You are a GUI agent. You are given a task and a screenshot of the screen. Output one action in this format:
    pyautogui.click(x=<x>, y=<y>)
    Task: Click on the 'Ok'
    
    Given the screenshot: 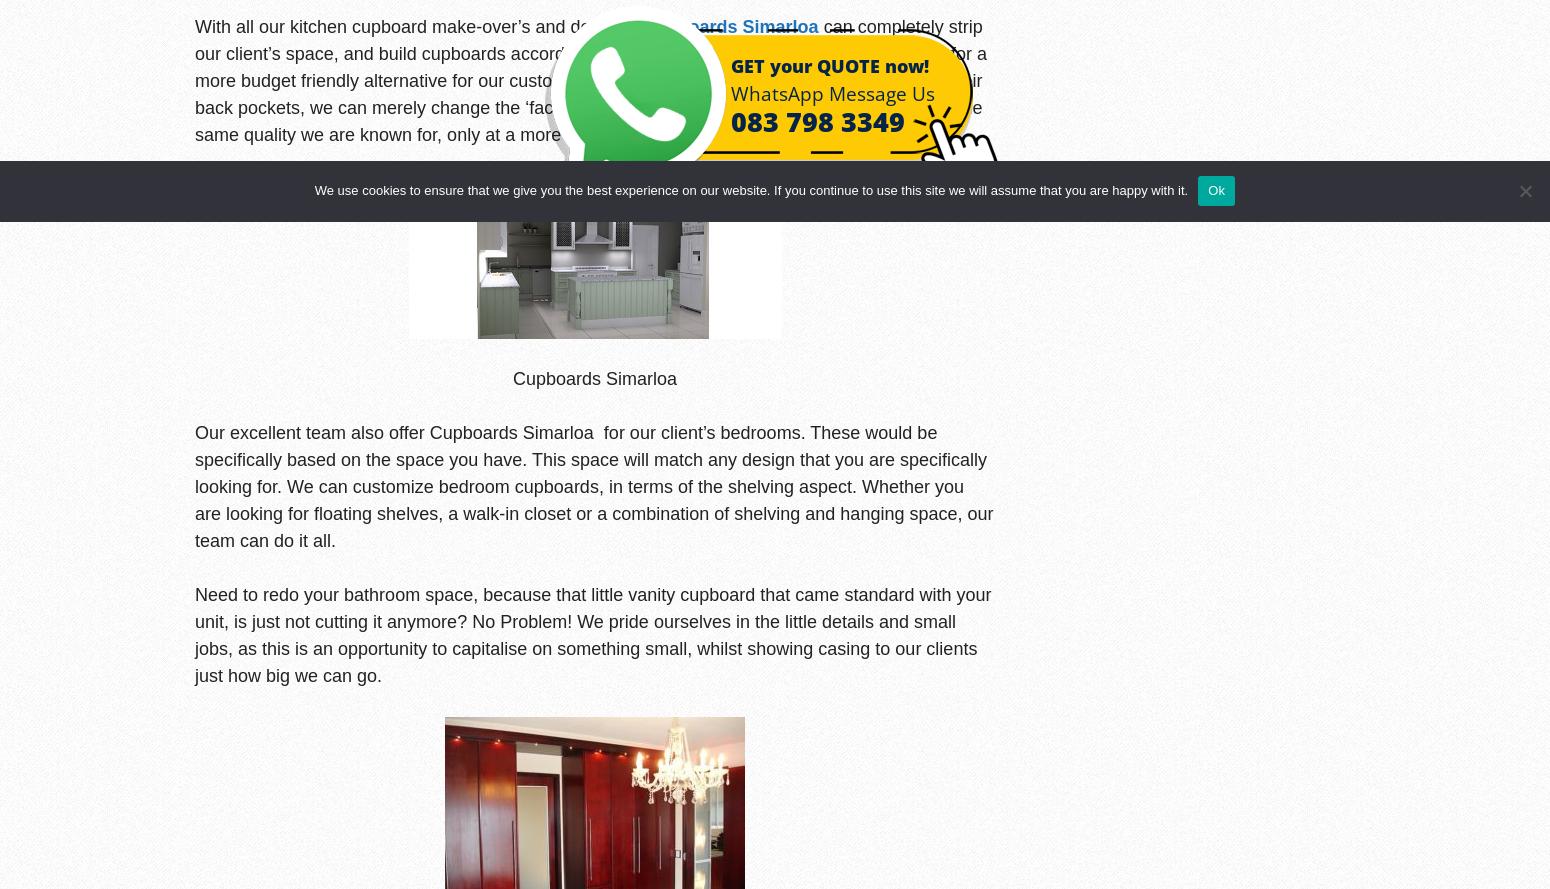 What is the action you would take?
    pyautogui.click(x=1216, y=190)
    